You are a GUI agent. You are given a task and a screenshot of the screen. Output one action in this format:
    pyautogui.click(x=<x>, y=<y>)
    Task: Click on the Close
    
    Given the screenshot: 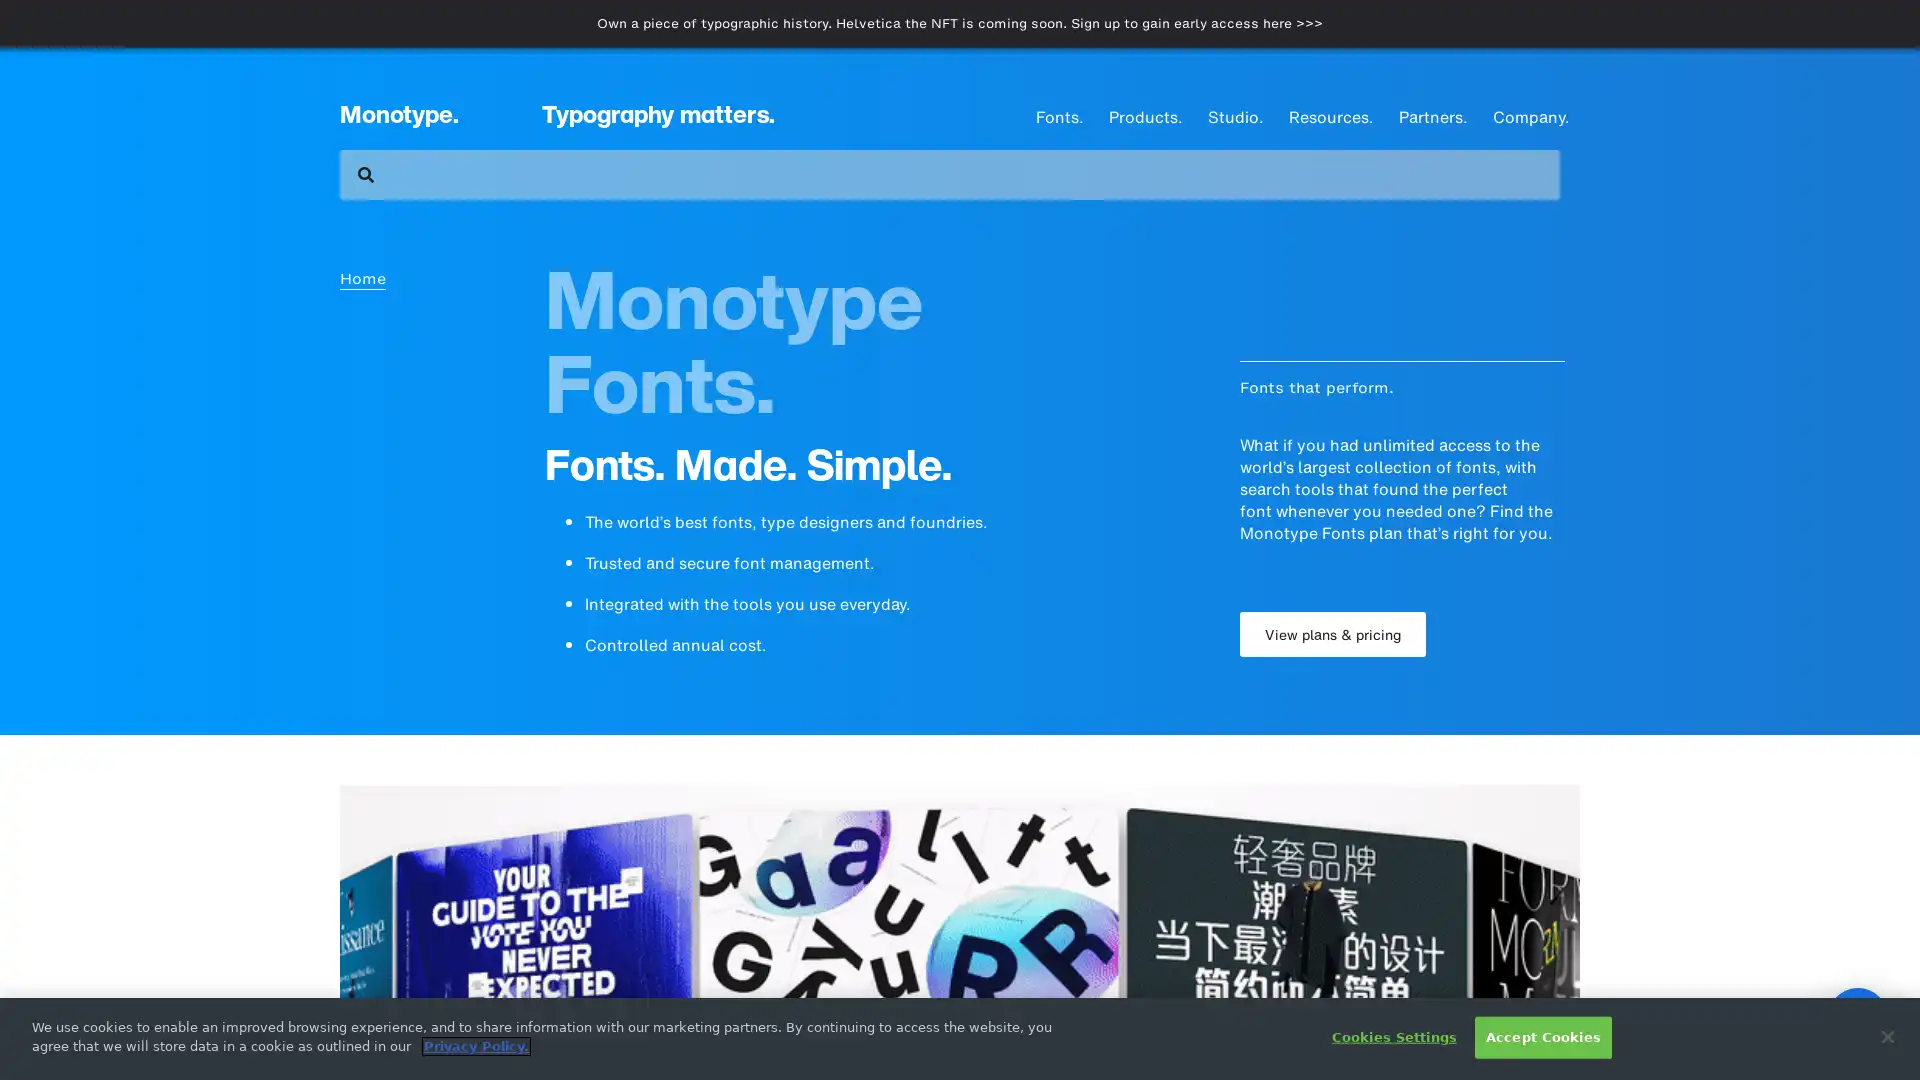 What is the action you would take?
    pyautogui.click(x=1886, y=1035)
    